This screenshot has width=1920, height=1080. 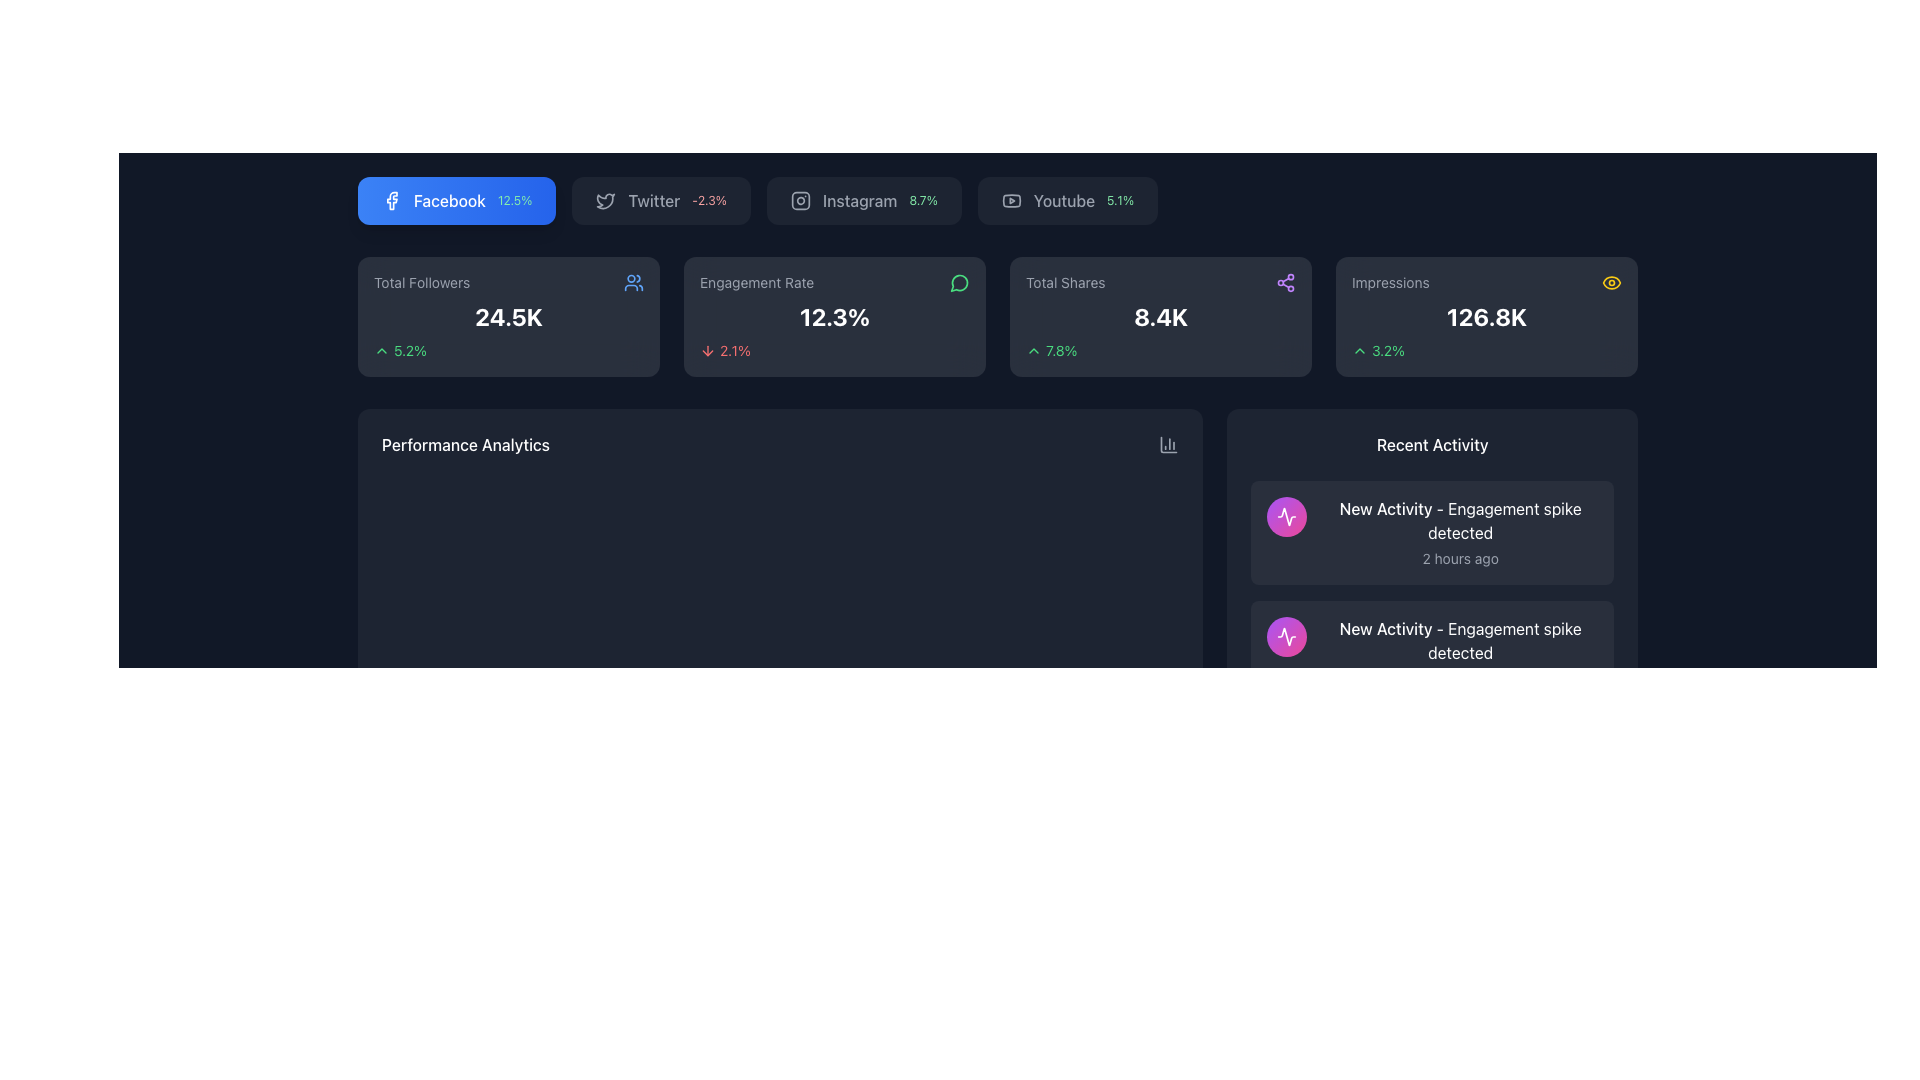 I want to click on text label displaying '12.5%' located adjacent to the 'Facebook' button in the menu bar at the top of the interface, so click(x=515, y=200).